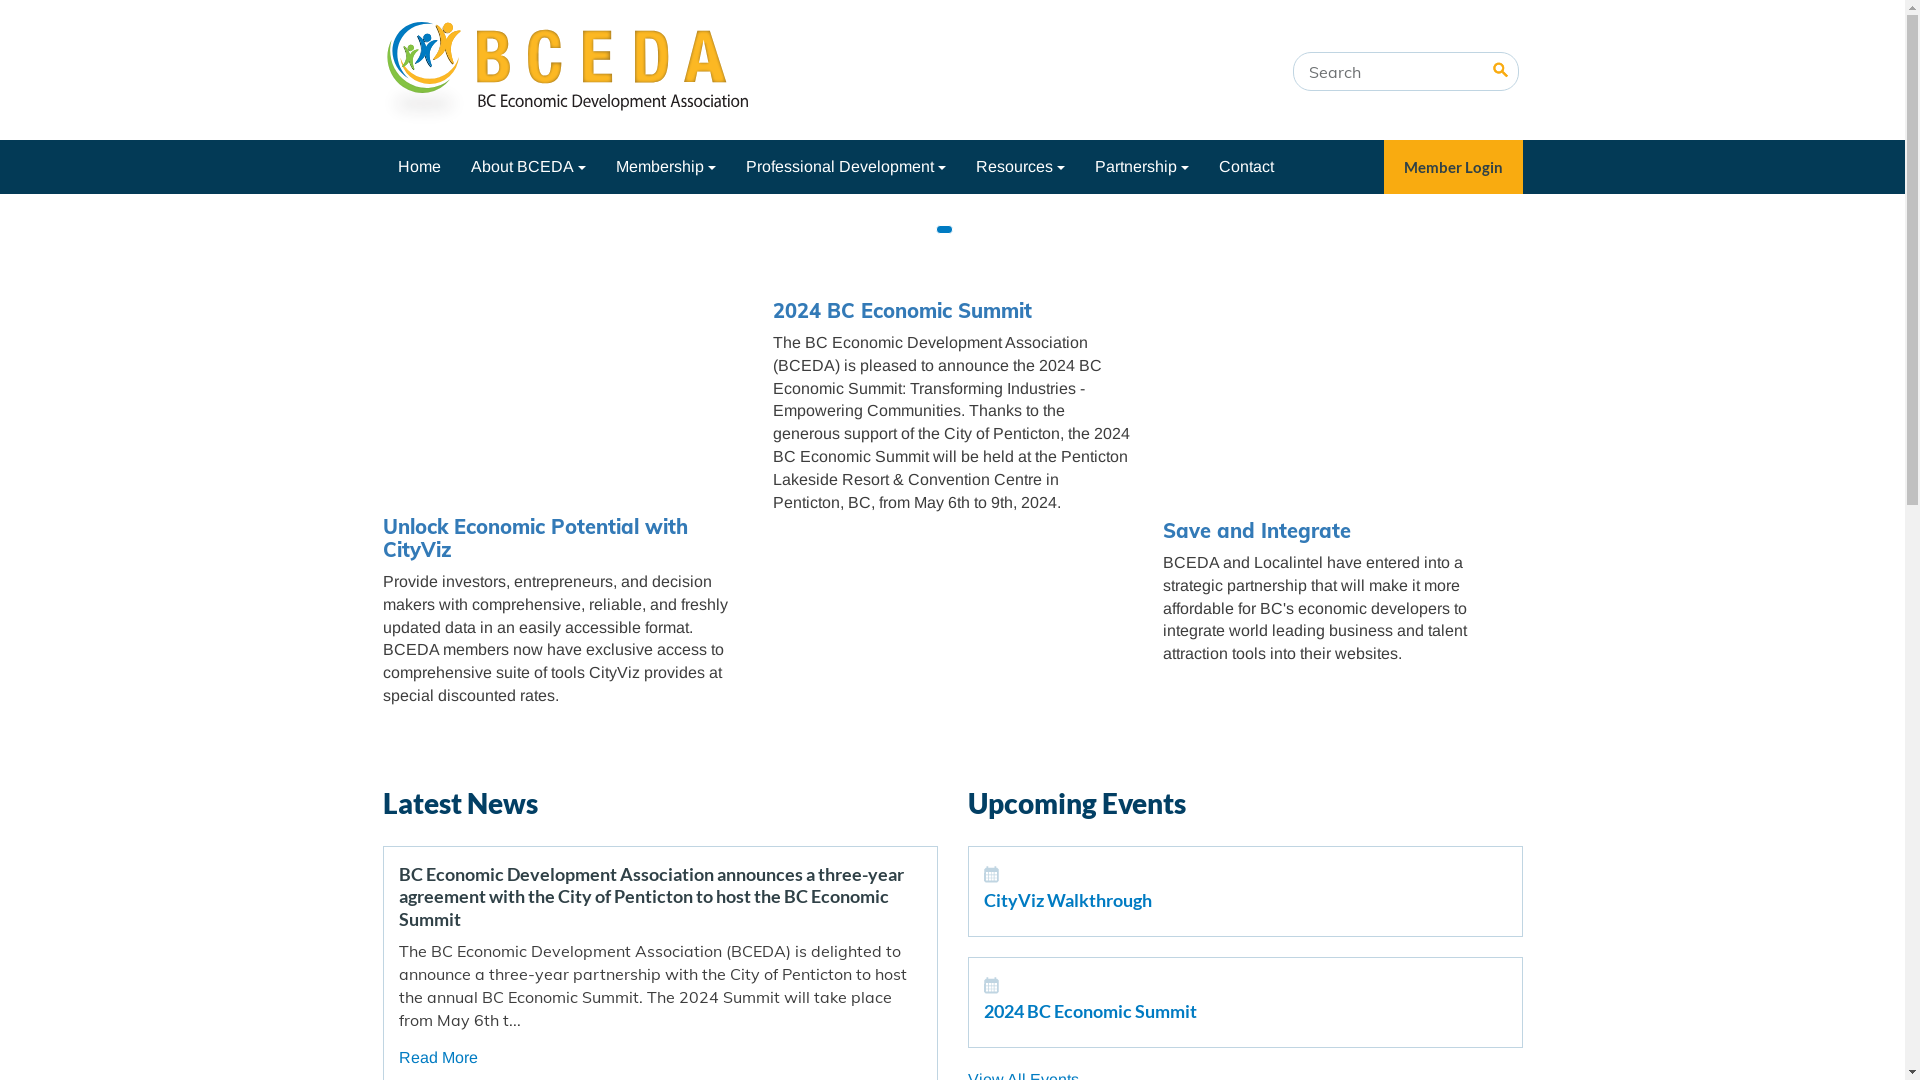  I want to click on 'Member Login', so click(1382, 165).